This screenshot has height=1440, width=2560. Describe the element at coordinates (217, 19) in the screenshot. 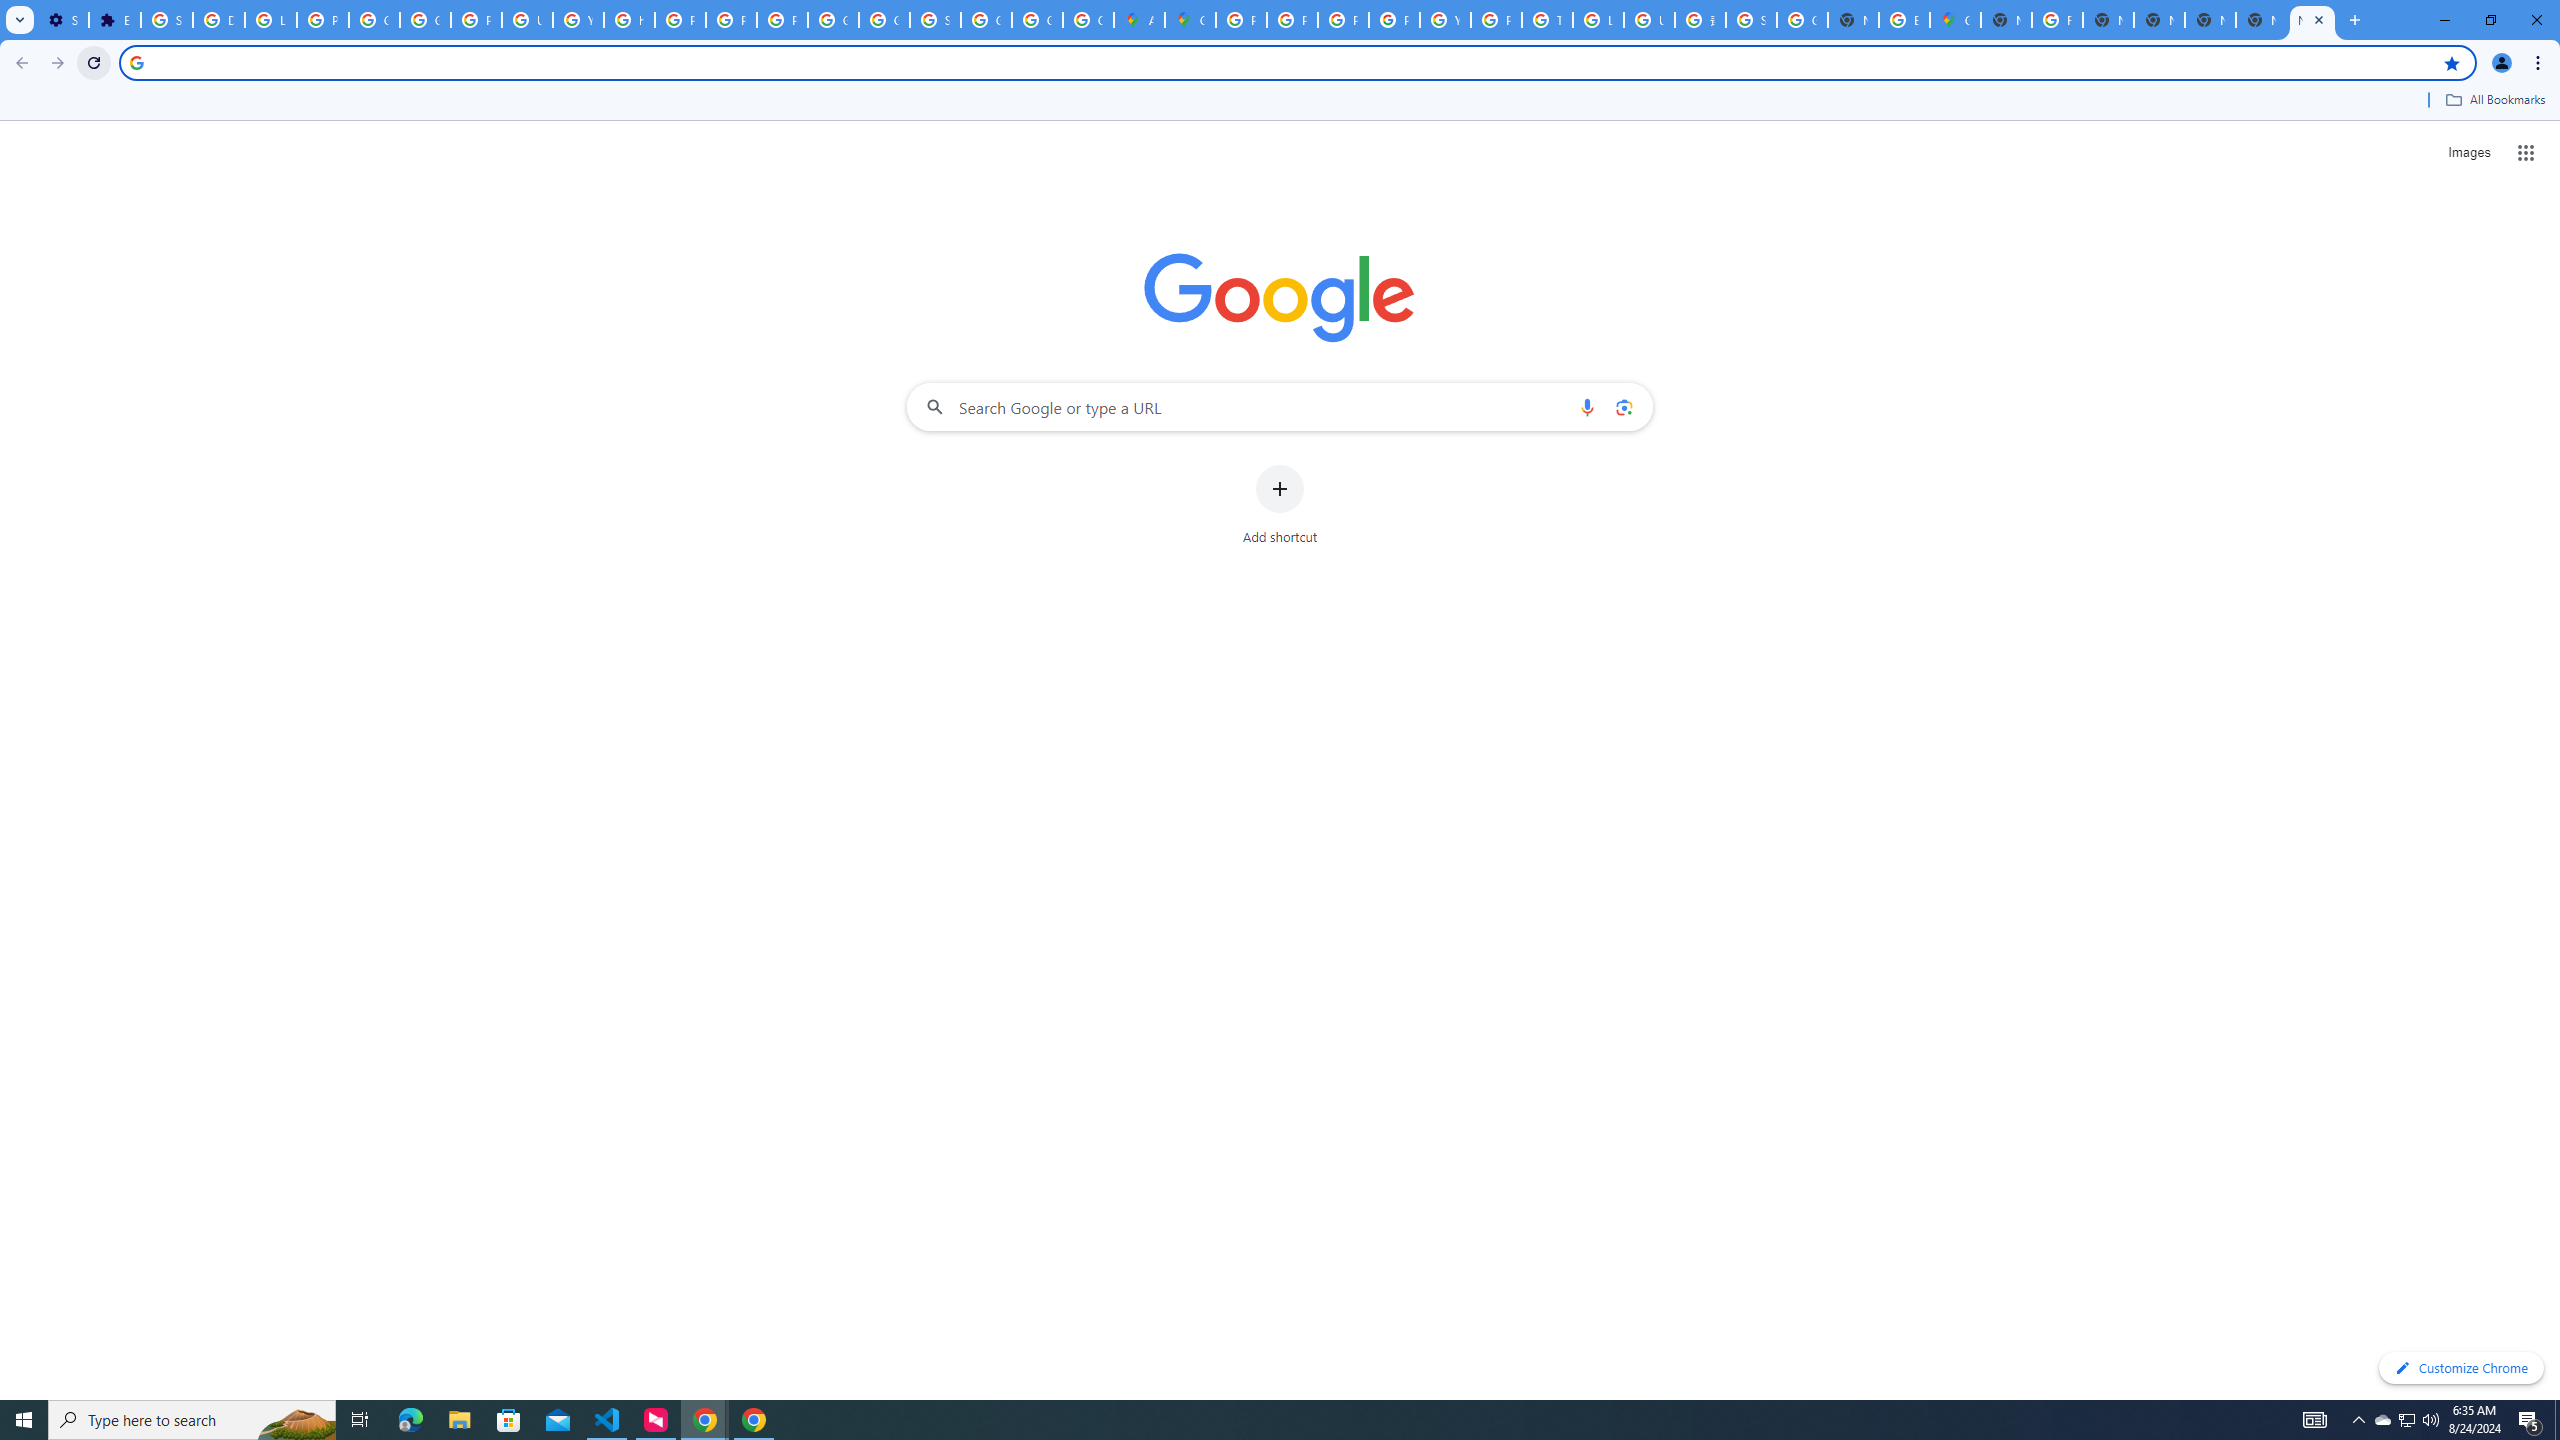

I see `'Delete photos & videos - Computer - Google Photos Help'` at that location.